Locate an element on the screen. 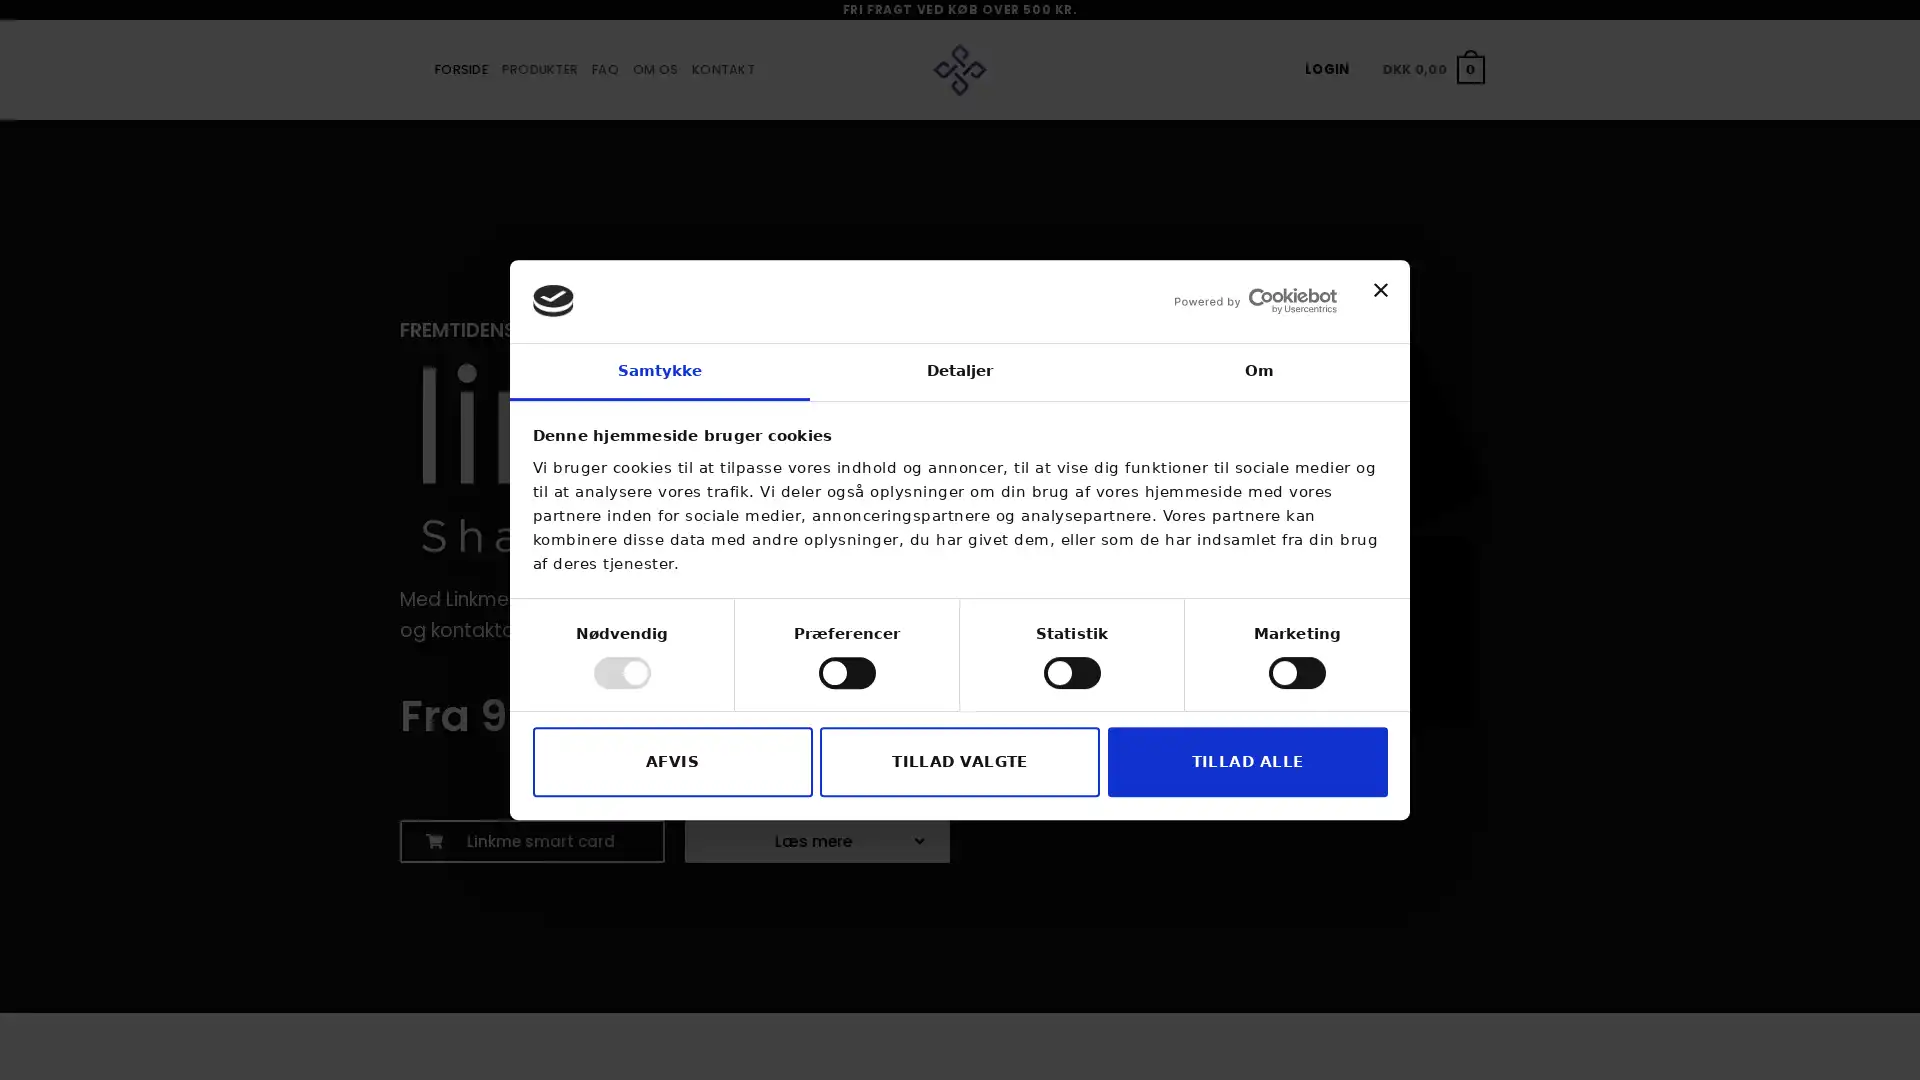 The image size is (1920, 1080). Ls mere is located at coordinates (817, 841).